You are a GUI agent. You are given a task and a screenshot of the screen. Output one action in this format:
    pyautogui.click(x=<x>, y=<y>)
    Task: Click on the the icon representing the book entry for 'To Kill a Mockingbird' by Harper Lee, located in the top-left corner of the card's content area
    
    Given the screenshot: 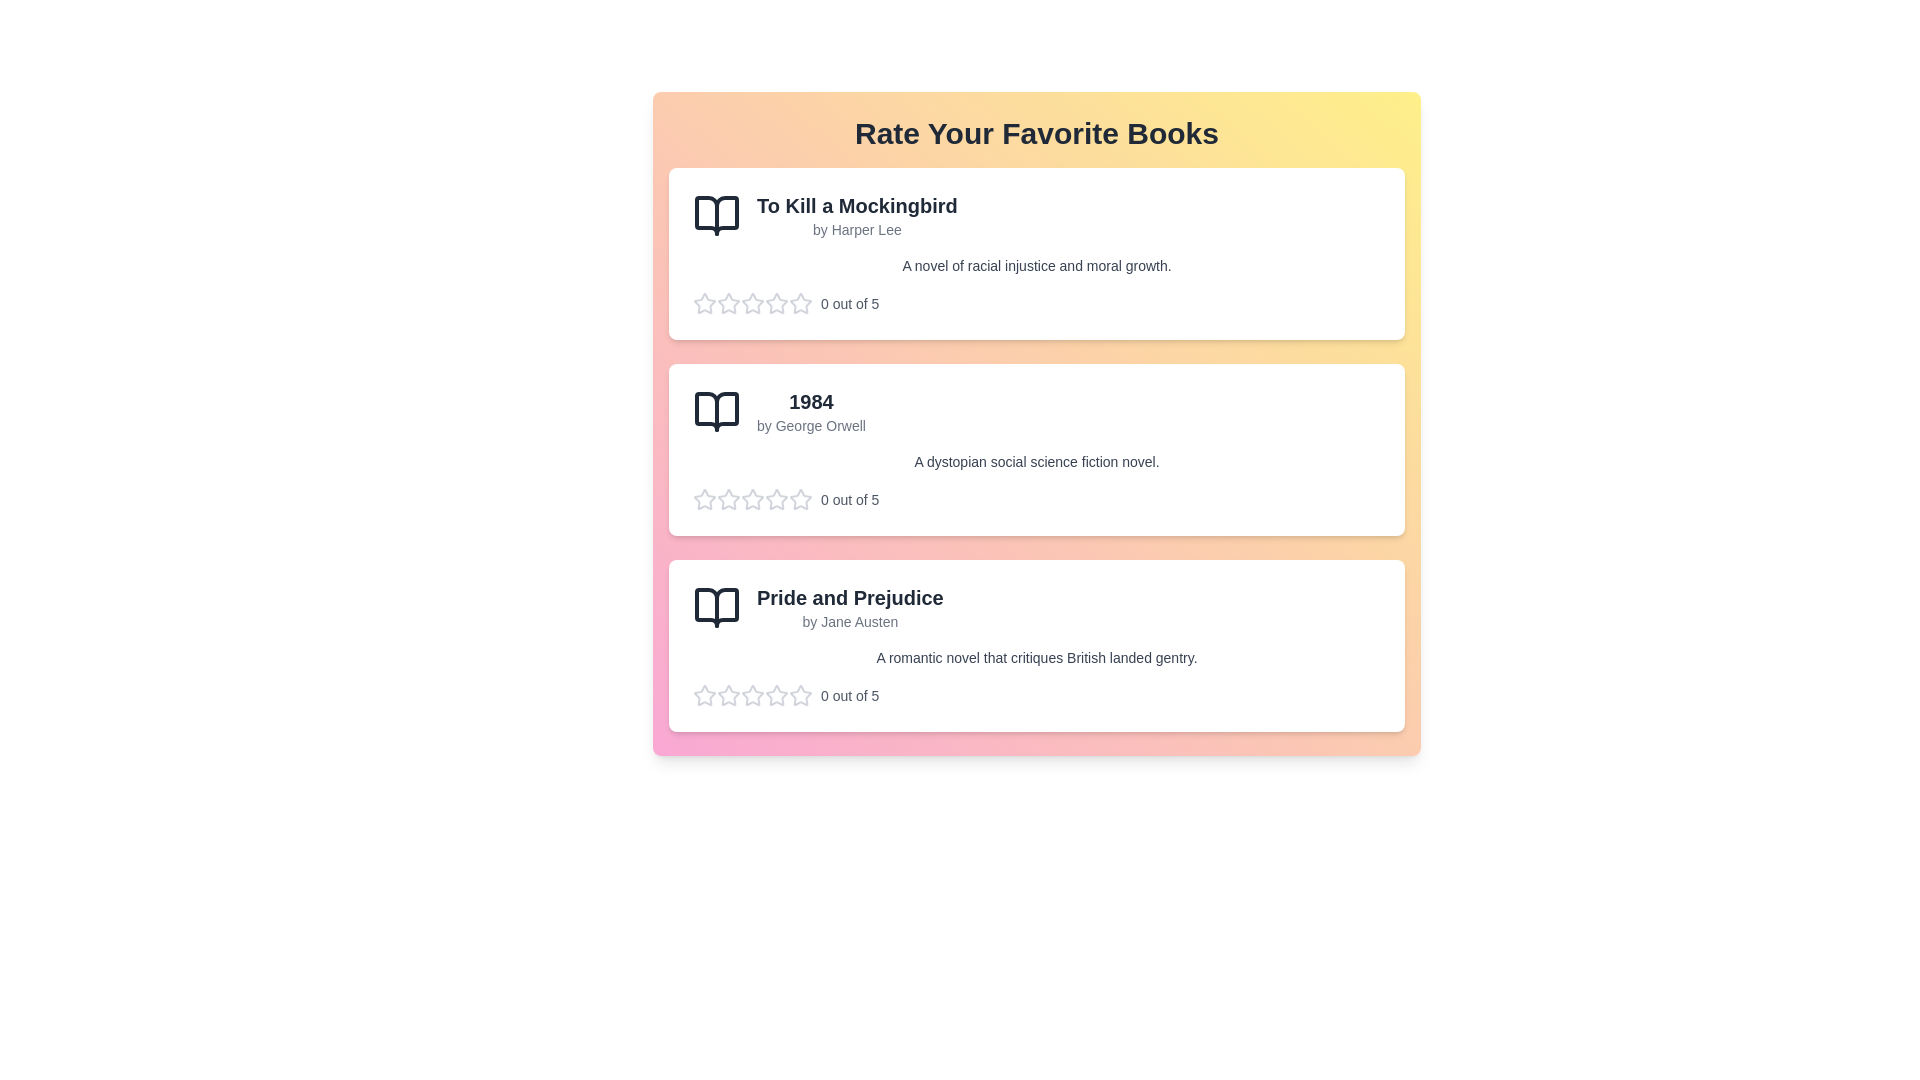 What is the action you would take?
    pyautogui.click(x=716, y=216)
    